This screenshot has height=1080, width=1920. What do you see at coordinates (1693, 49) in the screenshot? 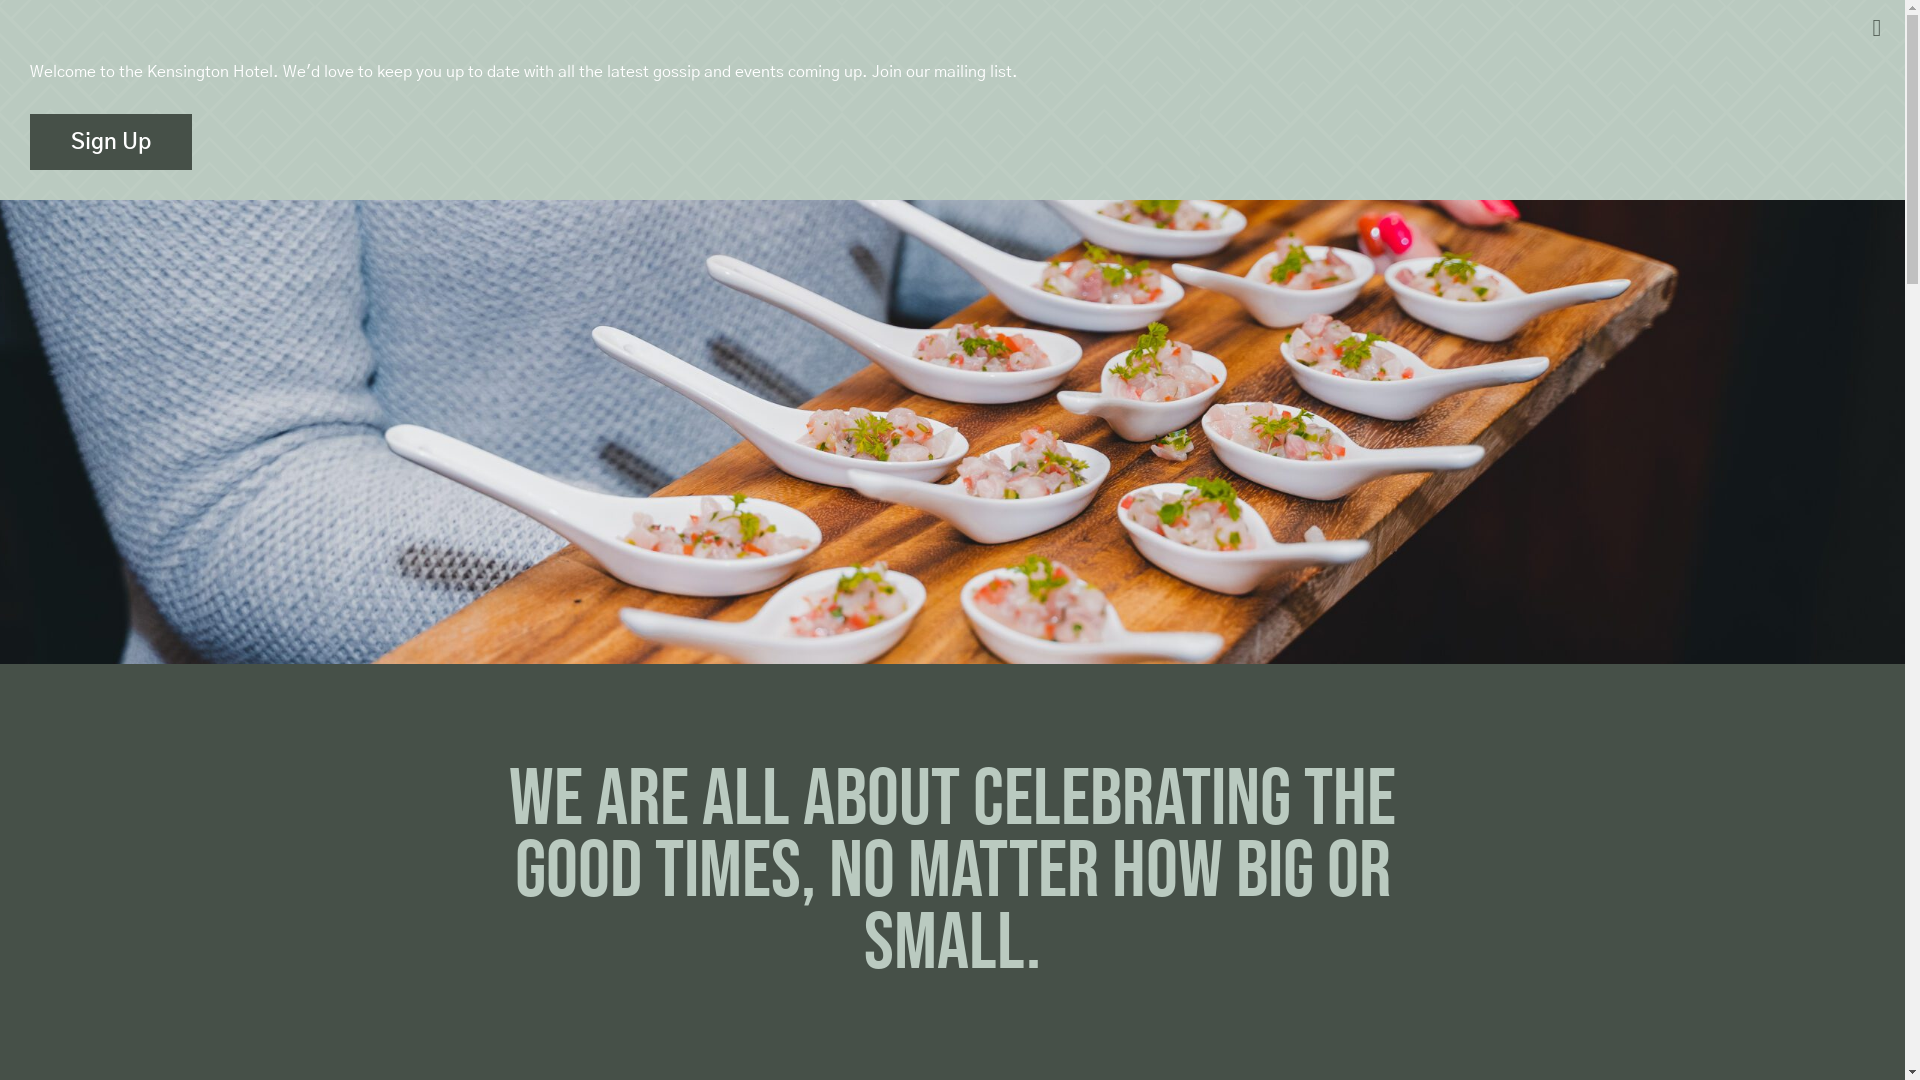
I see `'Book'` at bounding box center [1693, 49].